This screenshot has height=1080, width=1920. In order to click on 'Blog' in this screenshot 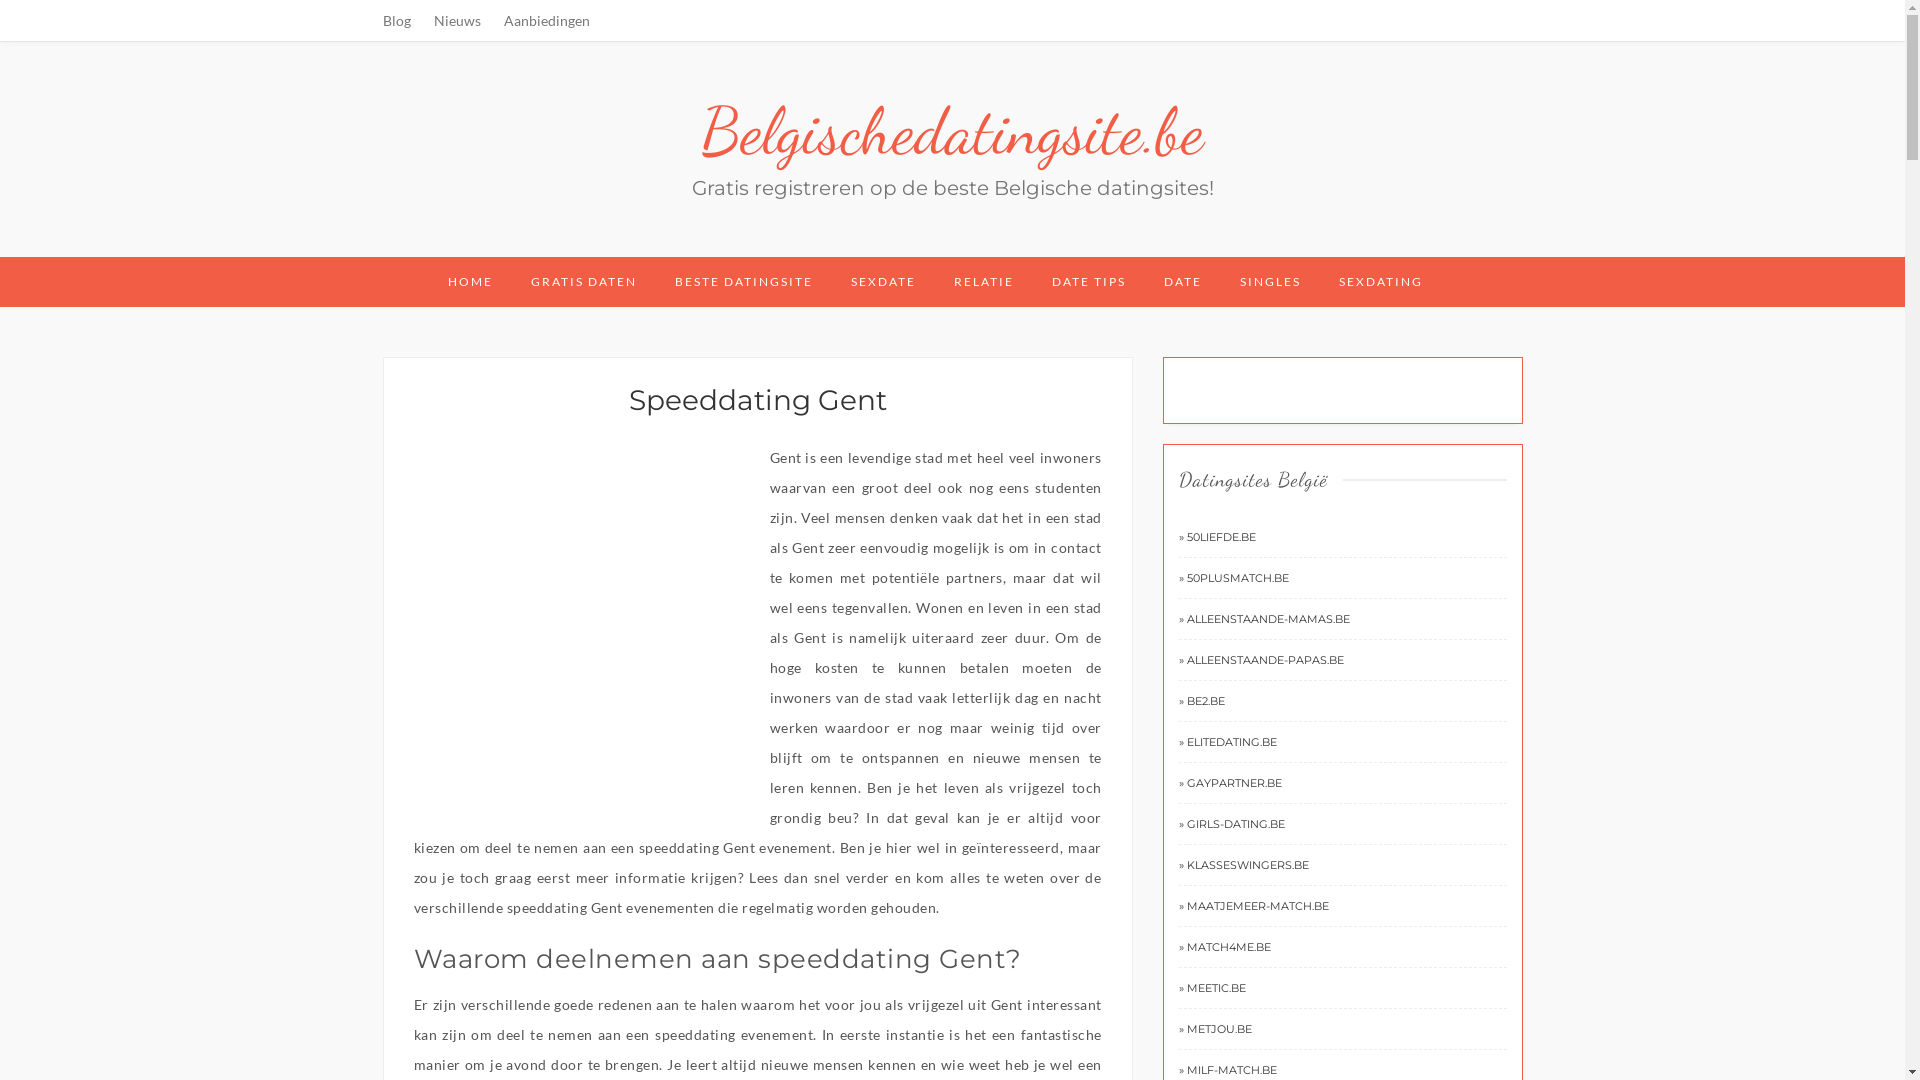, I will do `click(382, 20)`.